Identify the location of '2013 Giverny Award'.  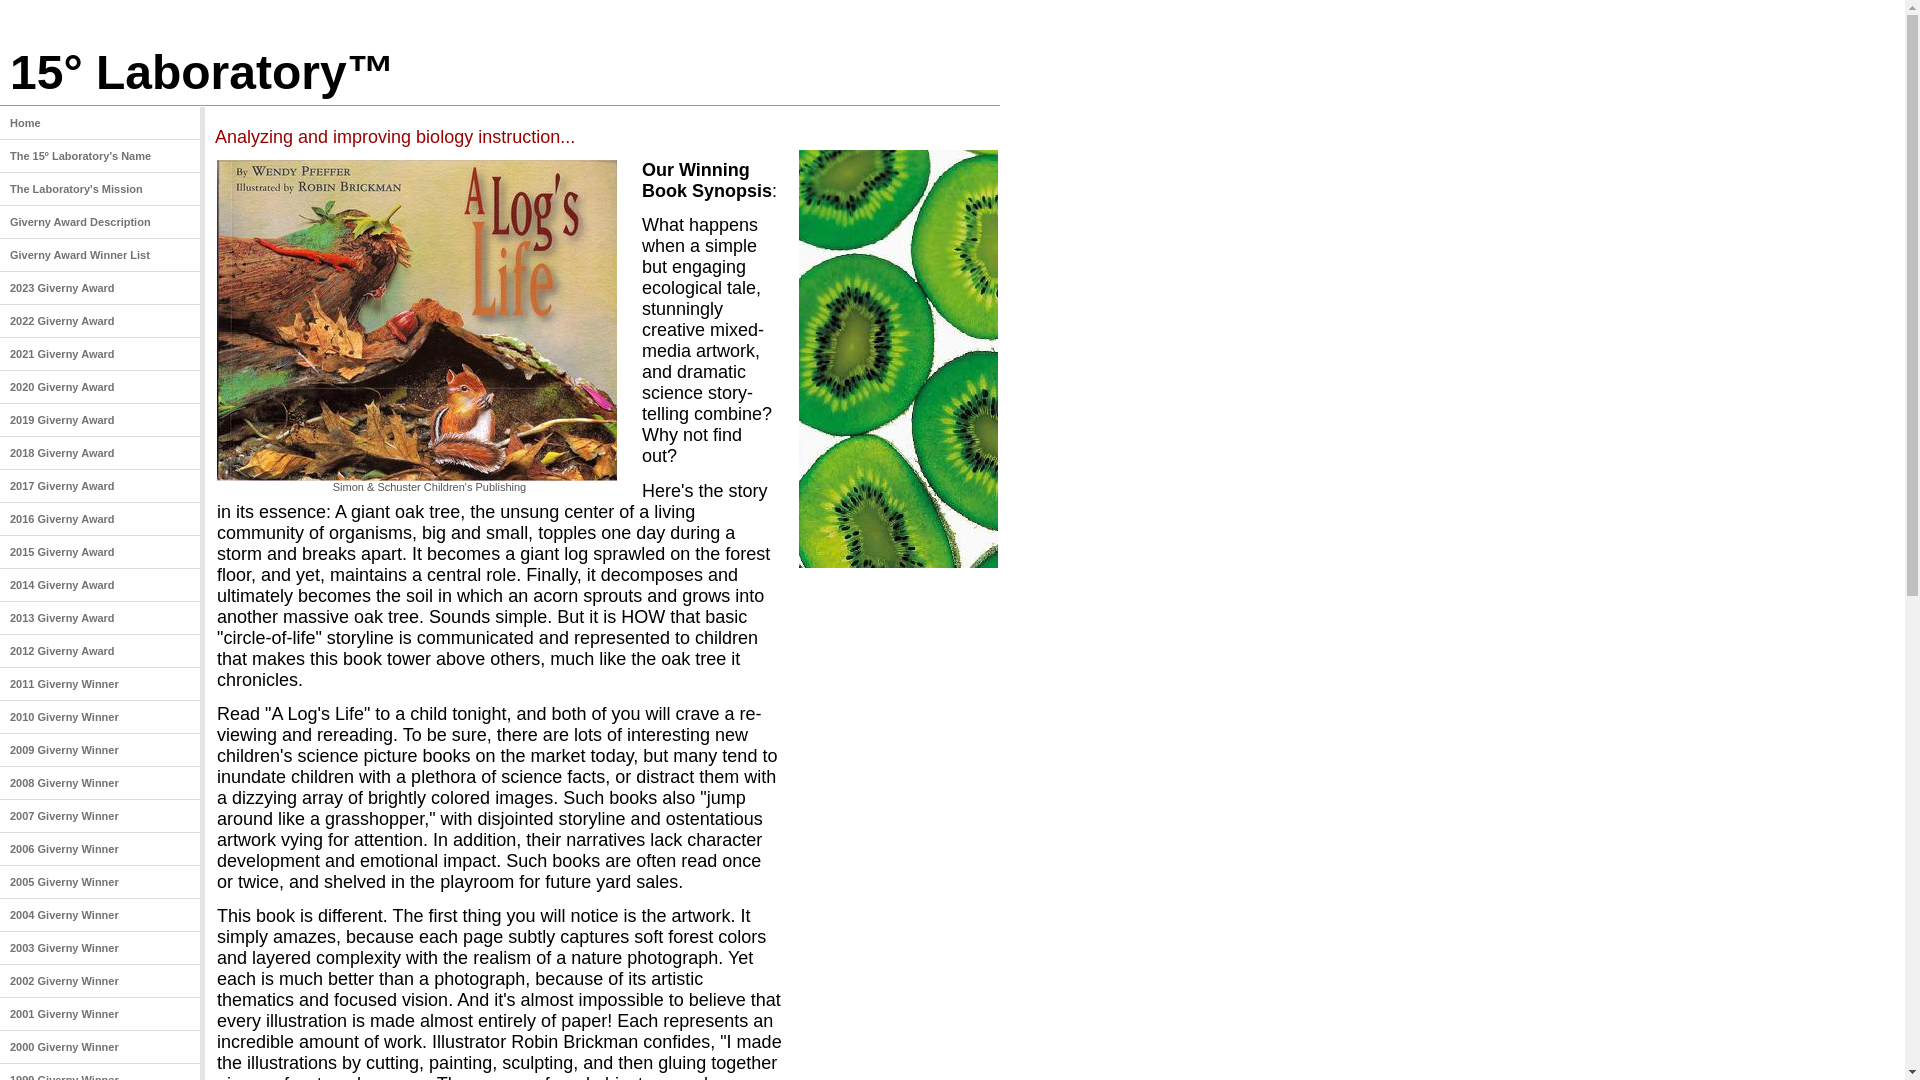
(0, 617).